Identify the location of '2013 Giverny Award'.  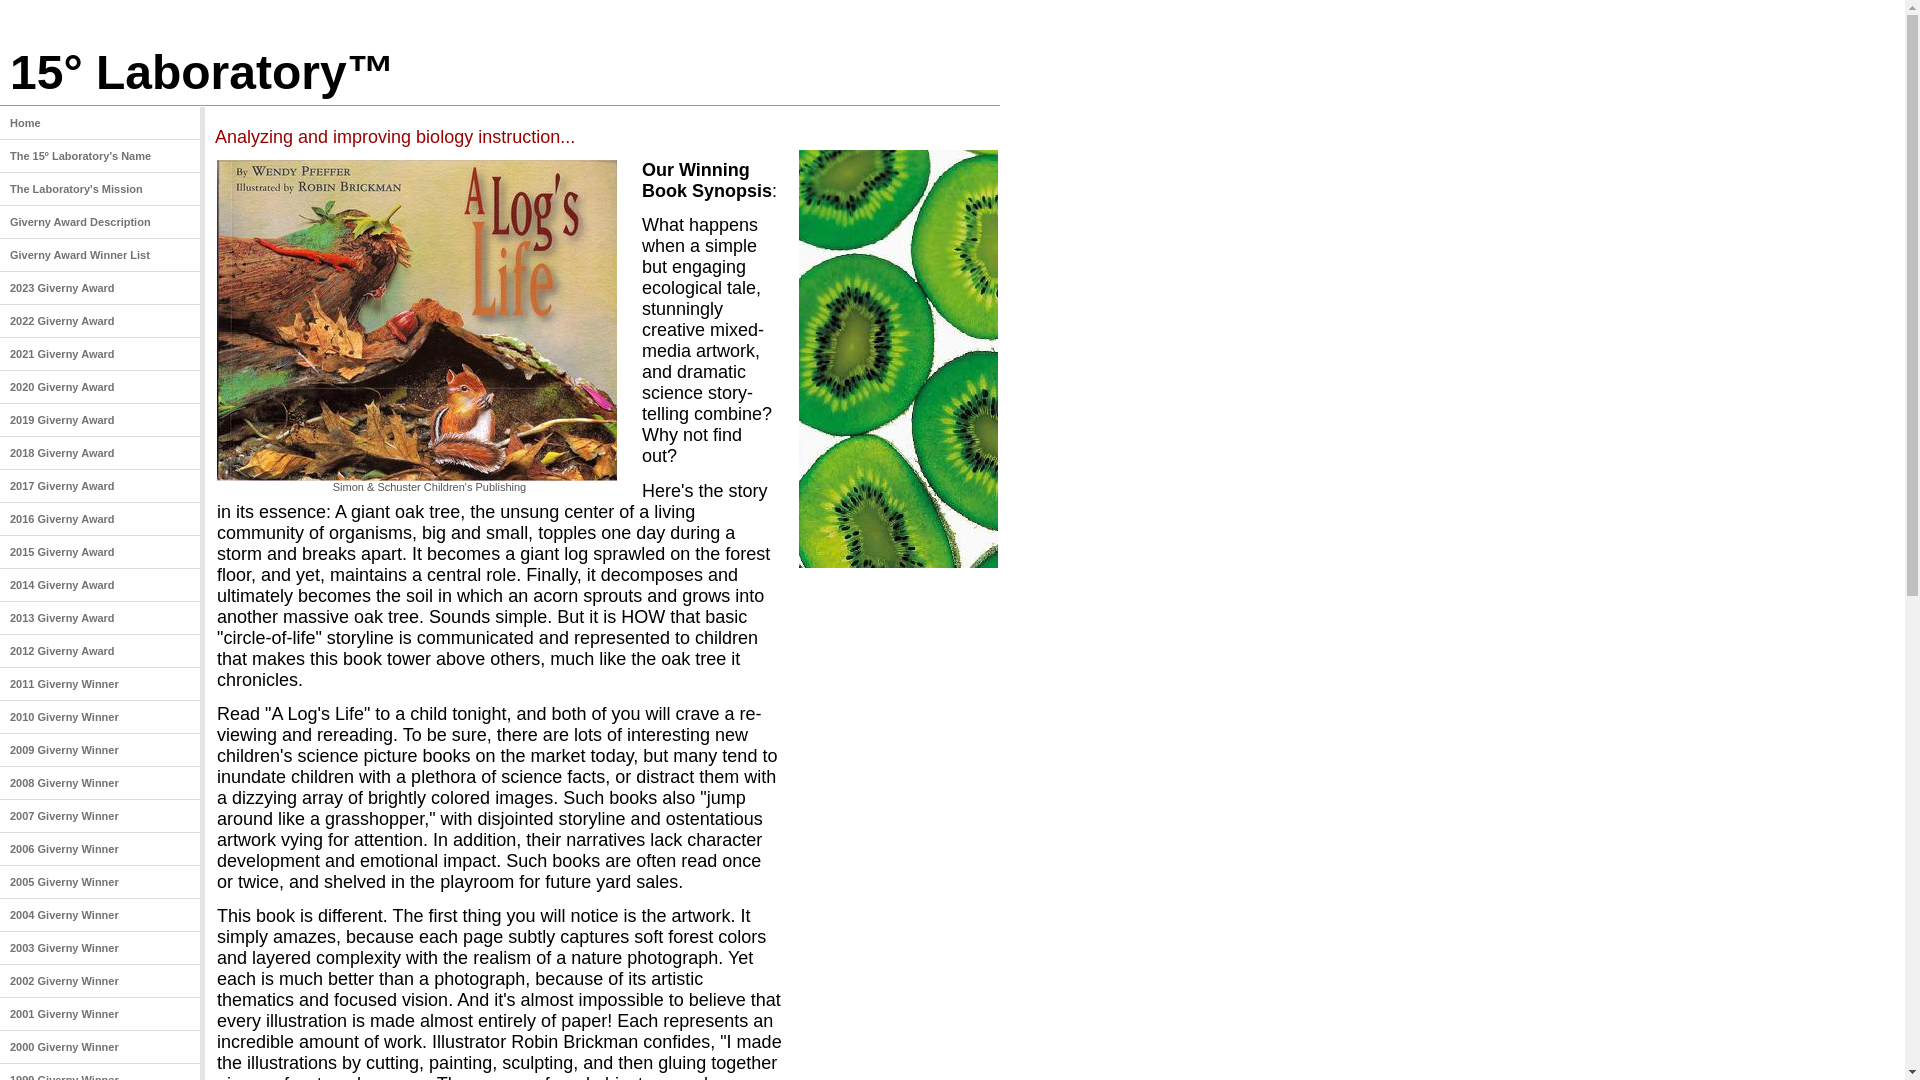
(0, 617).